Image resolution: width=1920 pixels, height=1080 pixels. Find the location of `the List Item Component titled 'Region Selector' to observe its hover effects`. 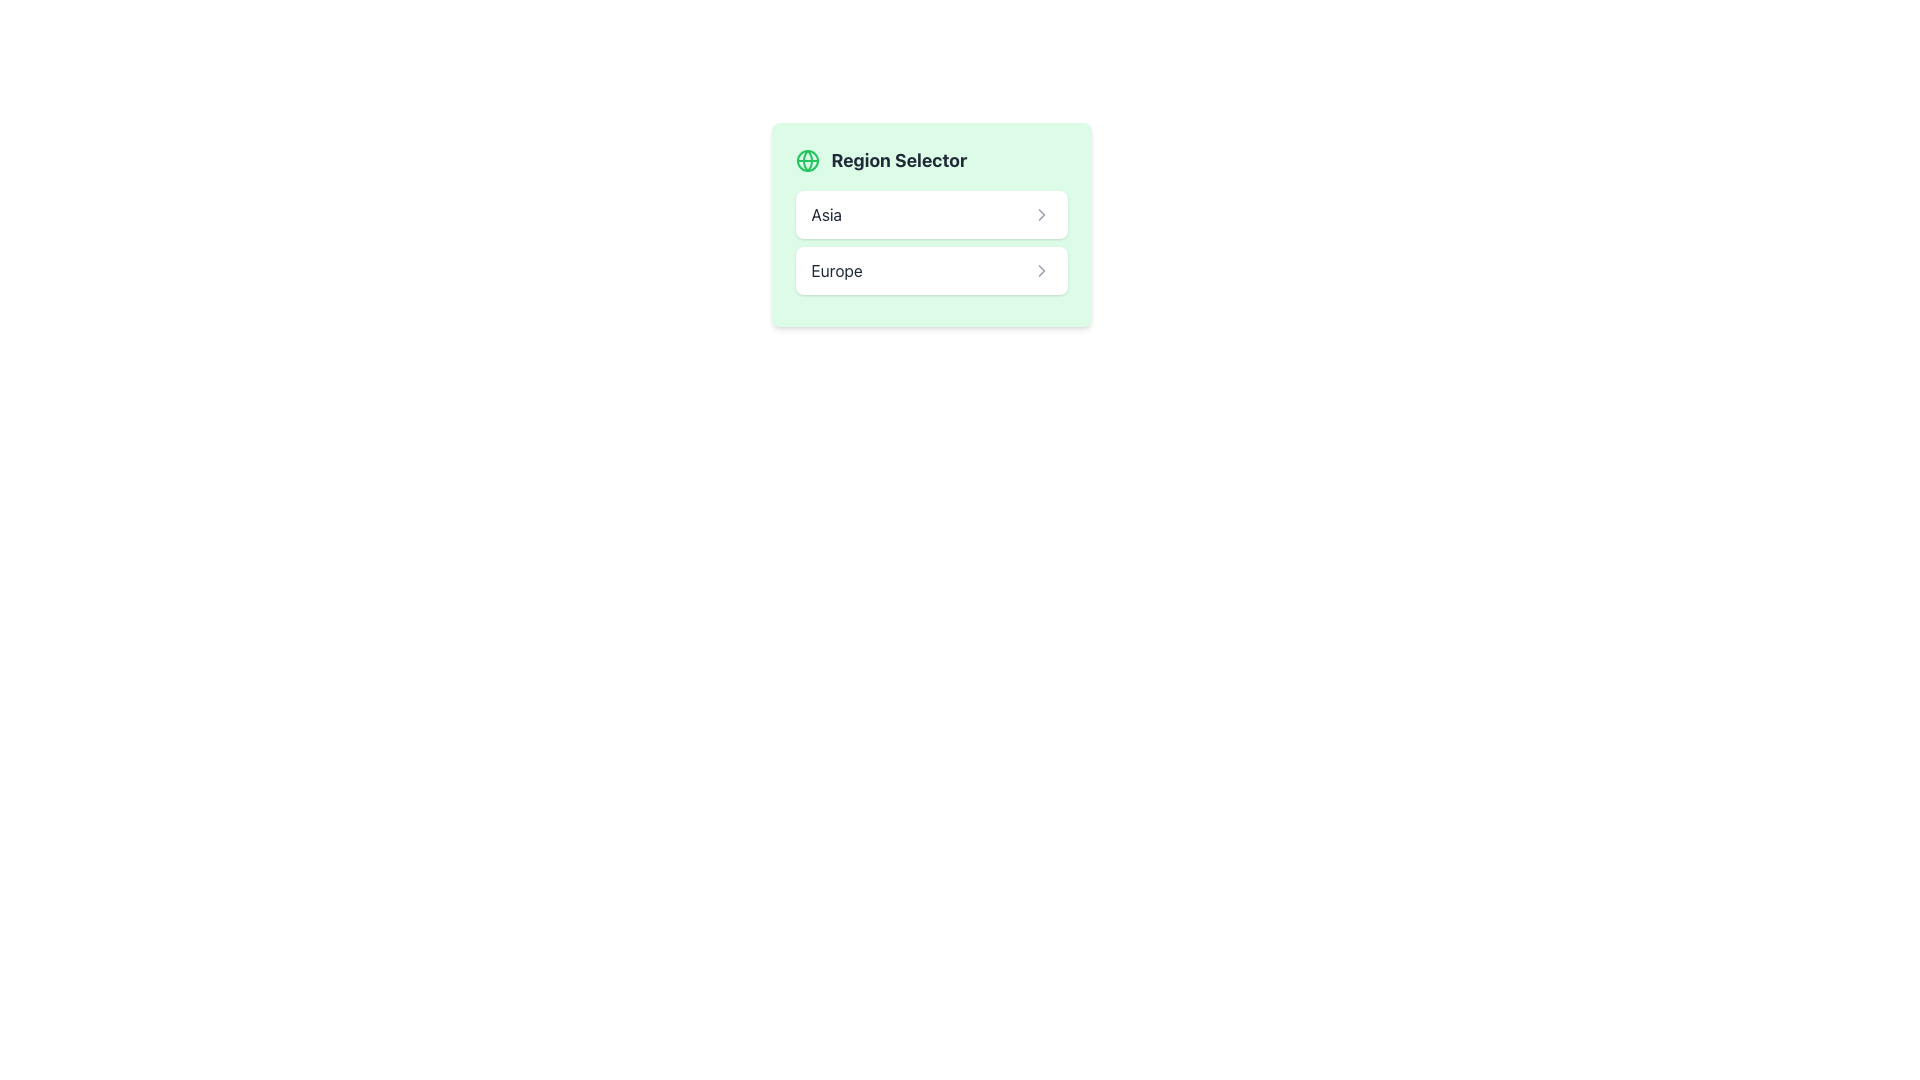

the List Item Component titled 'Region Selector' to observe its hover effects is located at coordinates (930, 242).